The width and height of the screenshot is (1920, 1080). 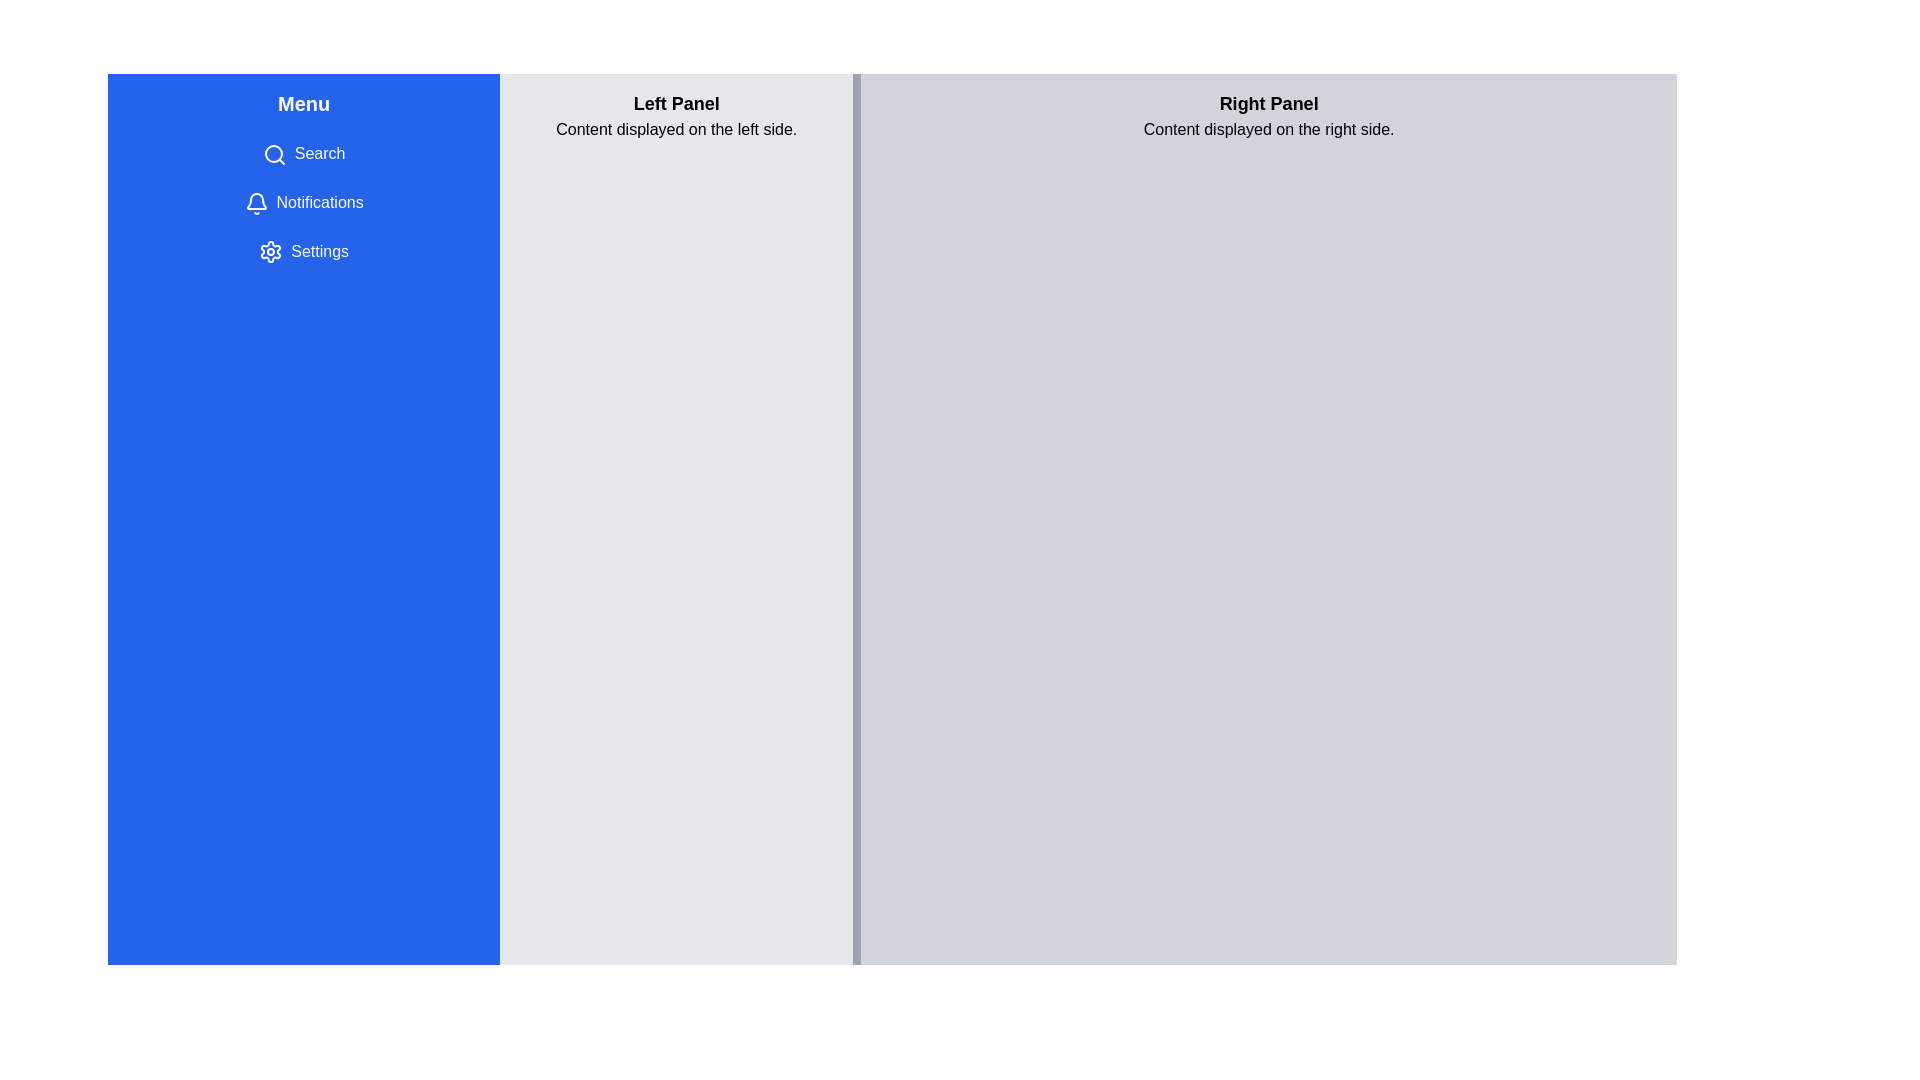 I want to click on the settings icon located in the blue sidebar menu, directly to the left of the text 'Settings', so click(x=270, y=251).